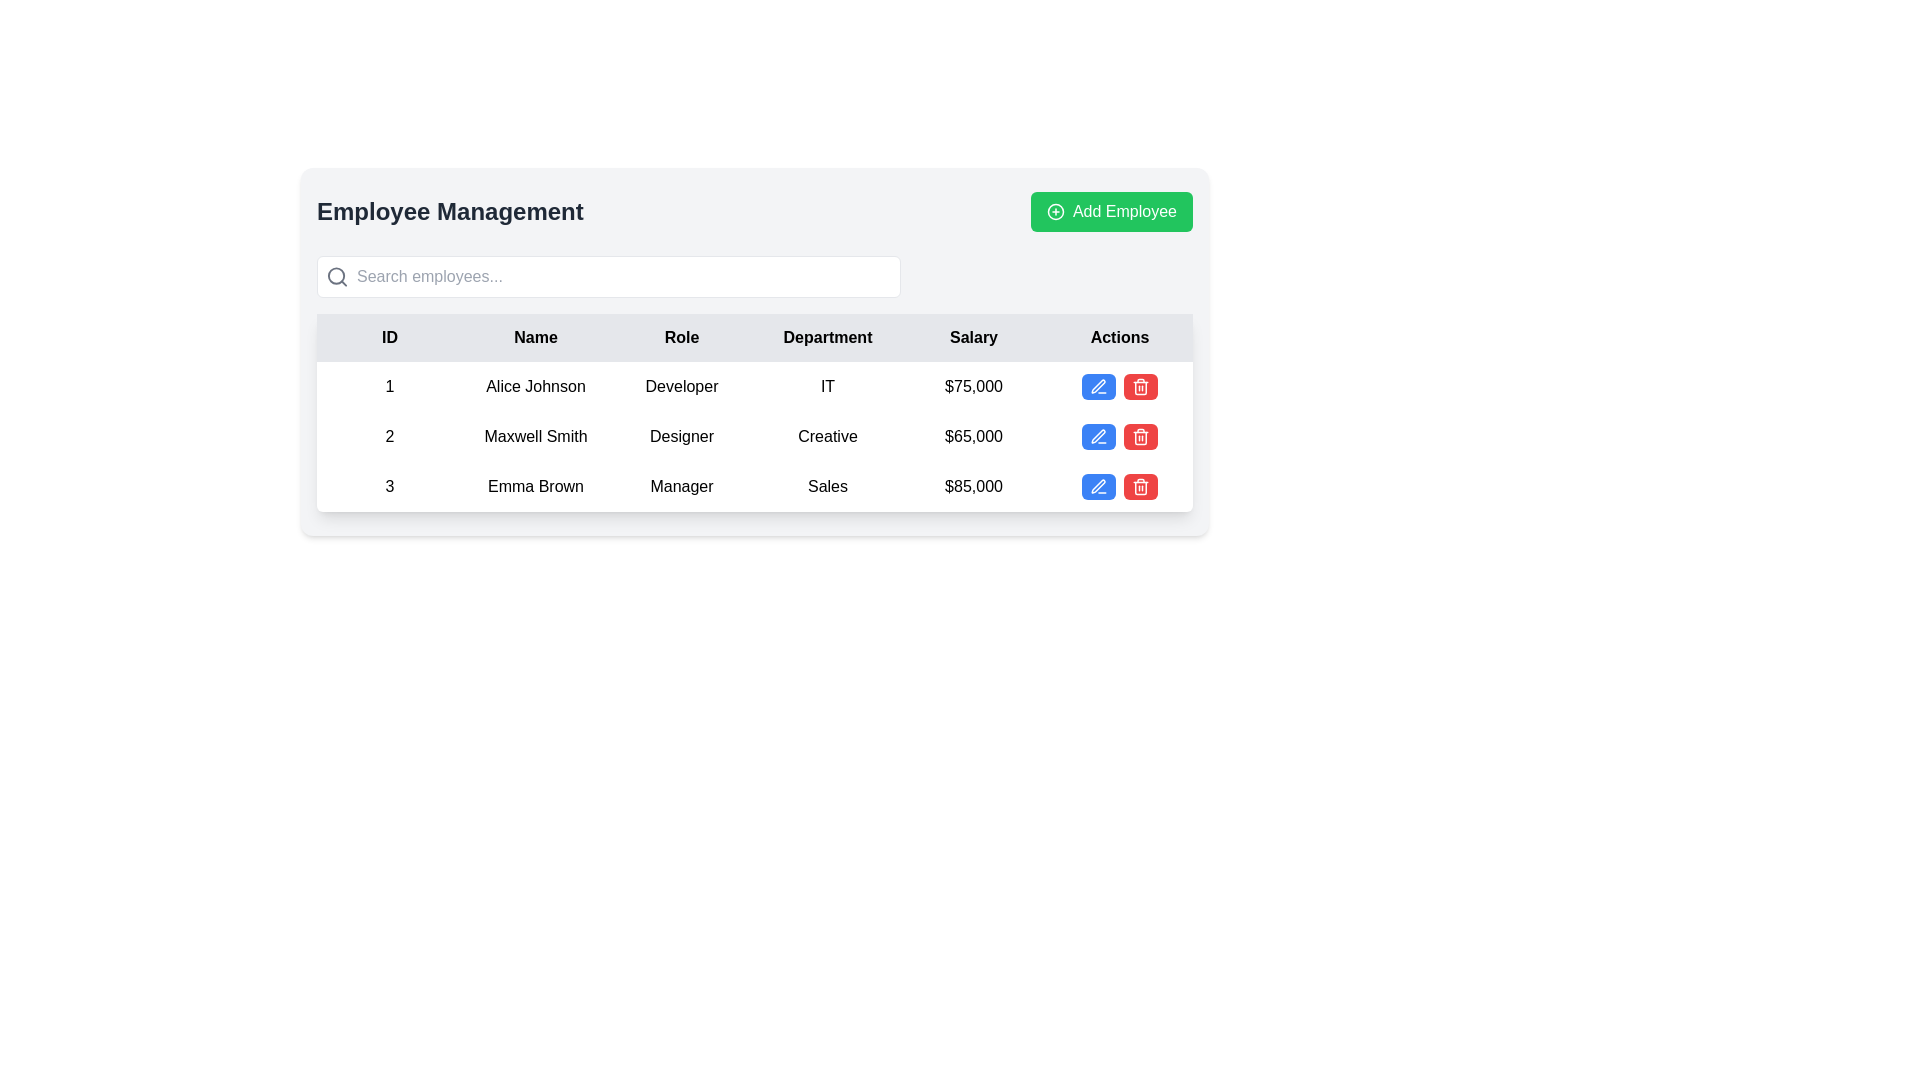 The height and width of the screenshot is (1080, 1920). What do you see at coordinates (974, 435) in the screenshot?
I see `the static text displaying the salary amount '$65,000' located in the 'Salary' column of the second row in the employee details table` at bounding box center [974, 435].